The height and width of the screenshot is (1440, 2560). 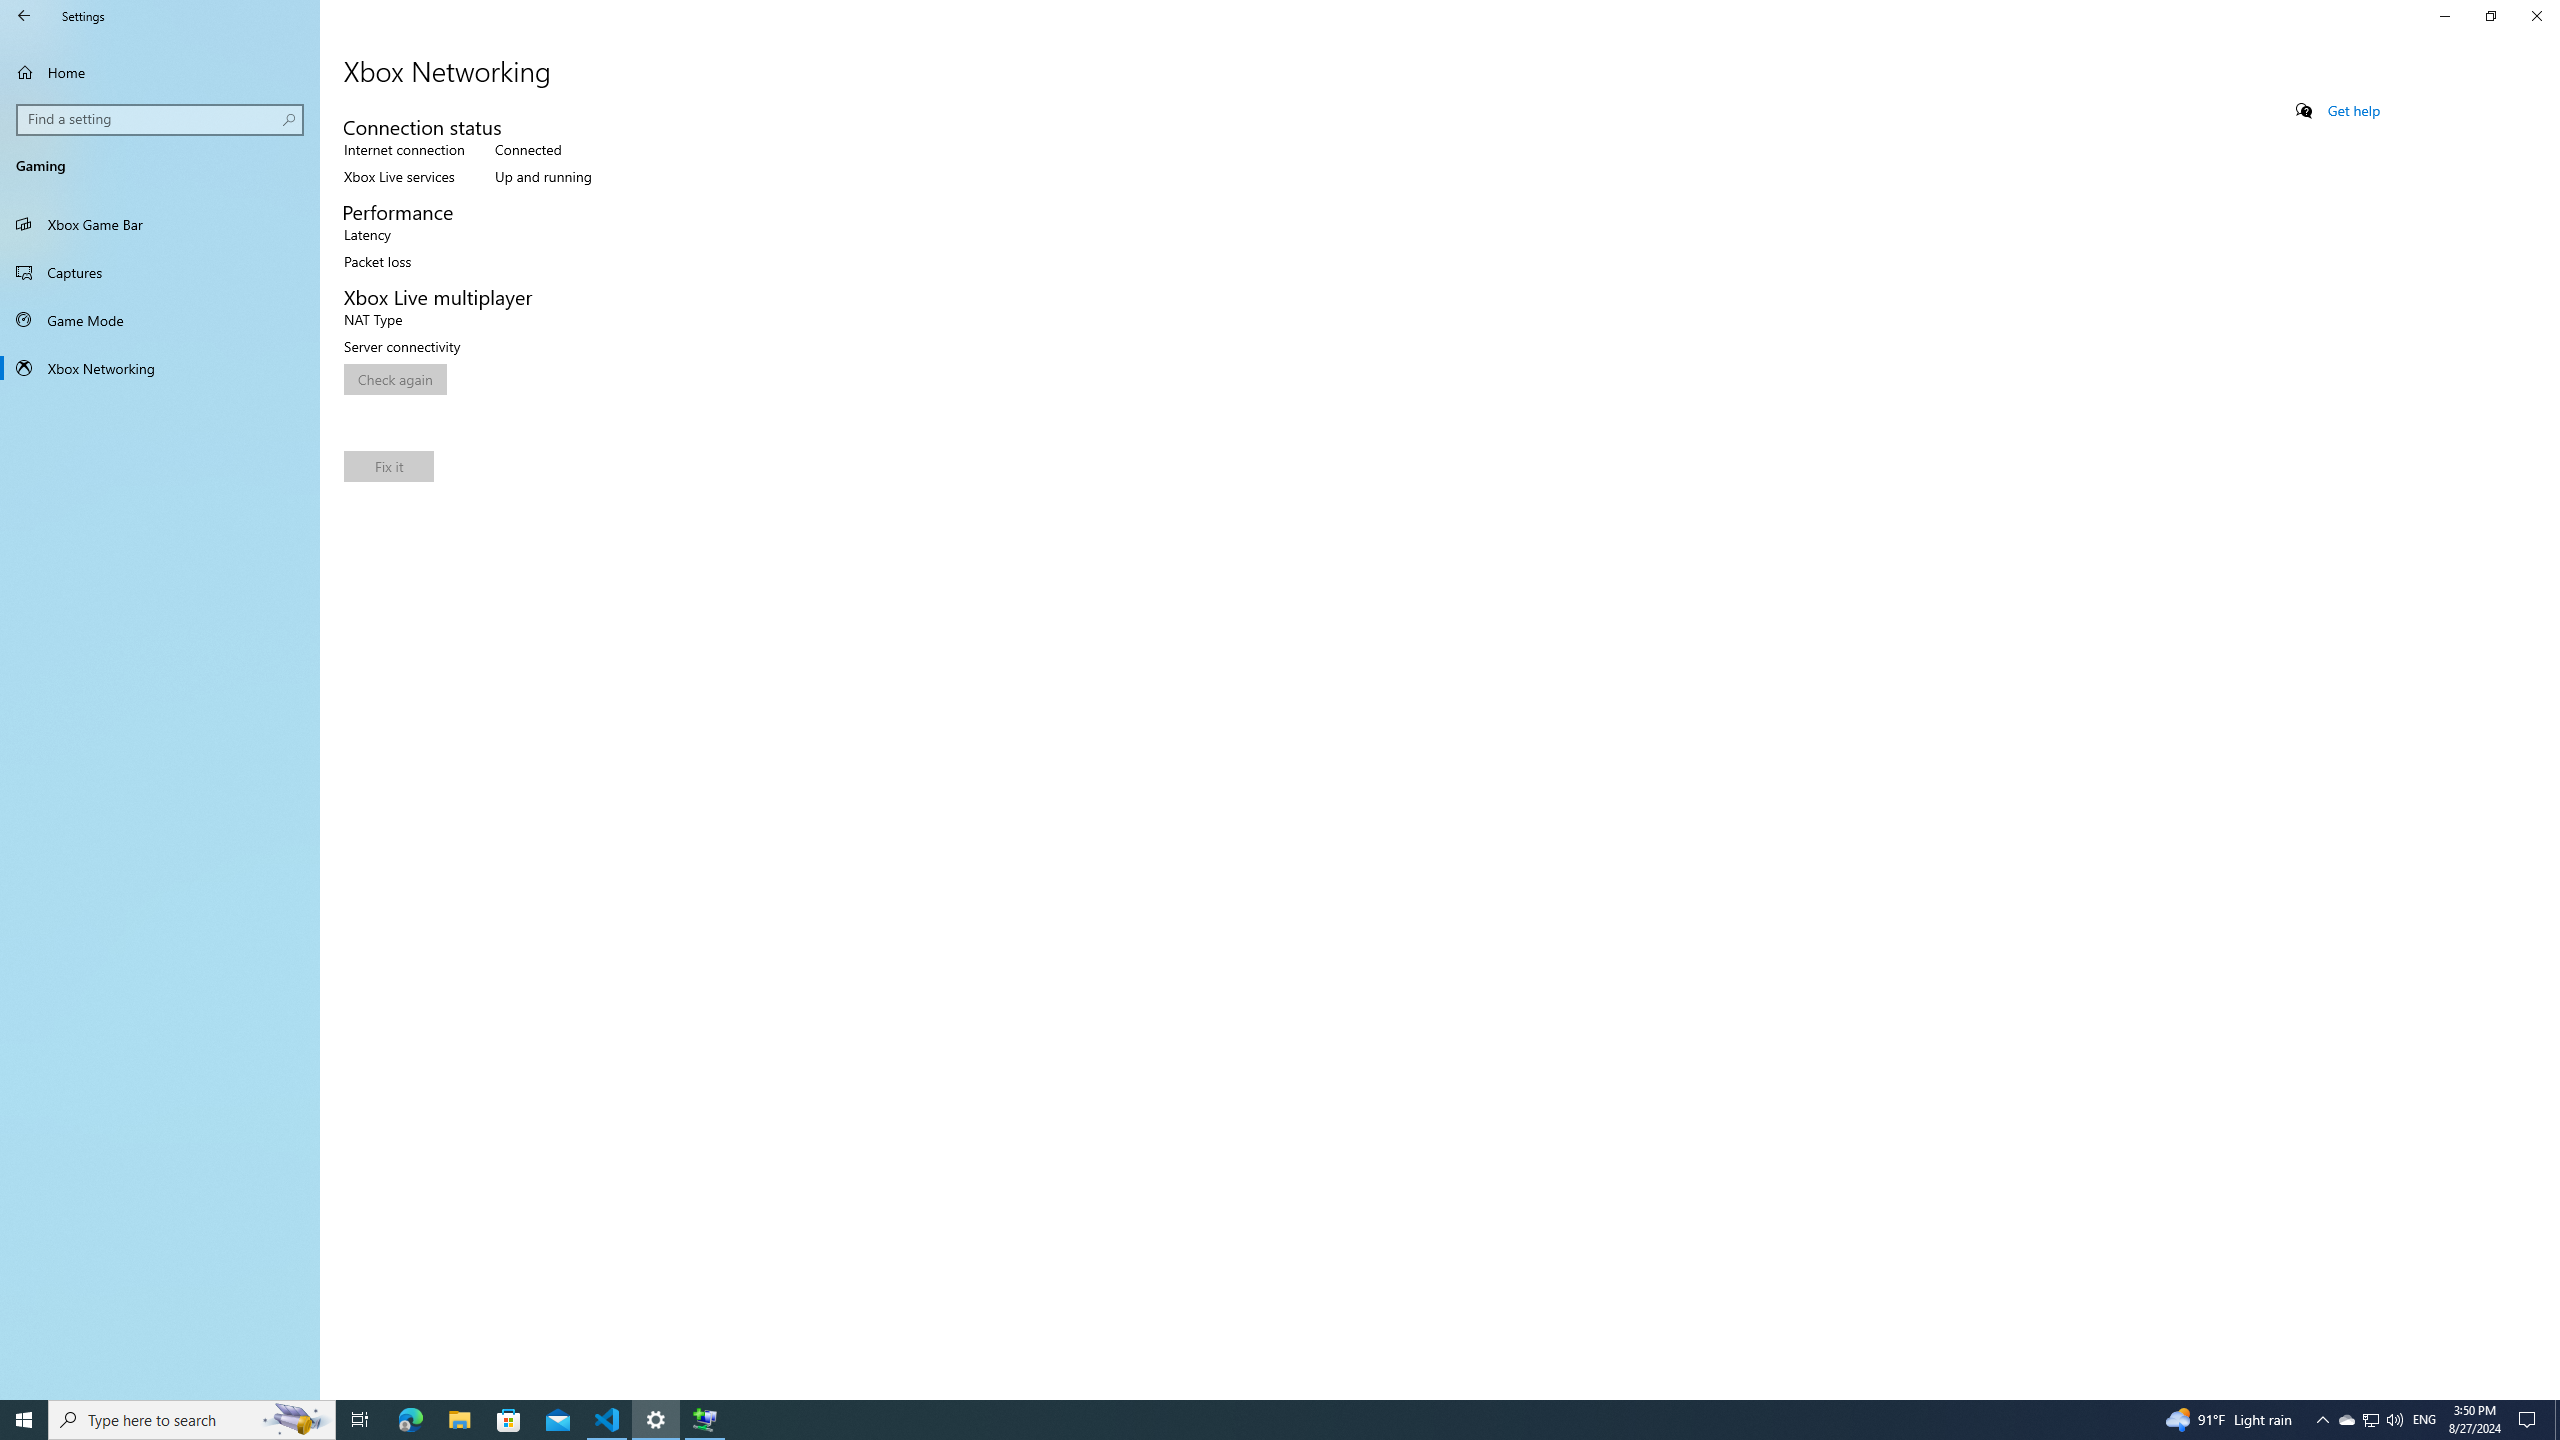 What do you see at coordinates (159, 367) in the screenshot?
I see `'Xbox Networking'` at bounding box center [159, 367].